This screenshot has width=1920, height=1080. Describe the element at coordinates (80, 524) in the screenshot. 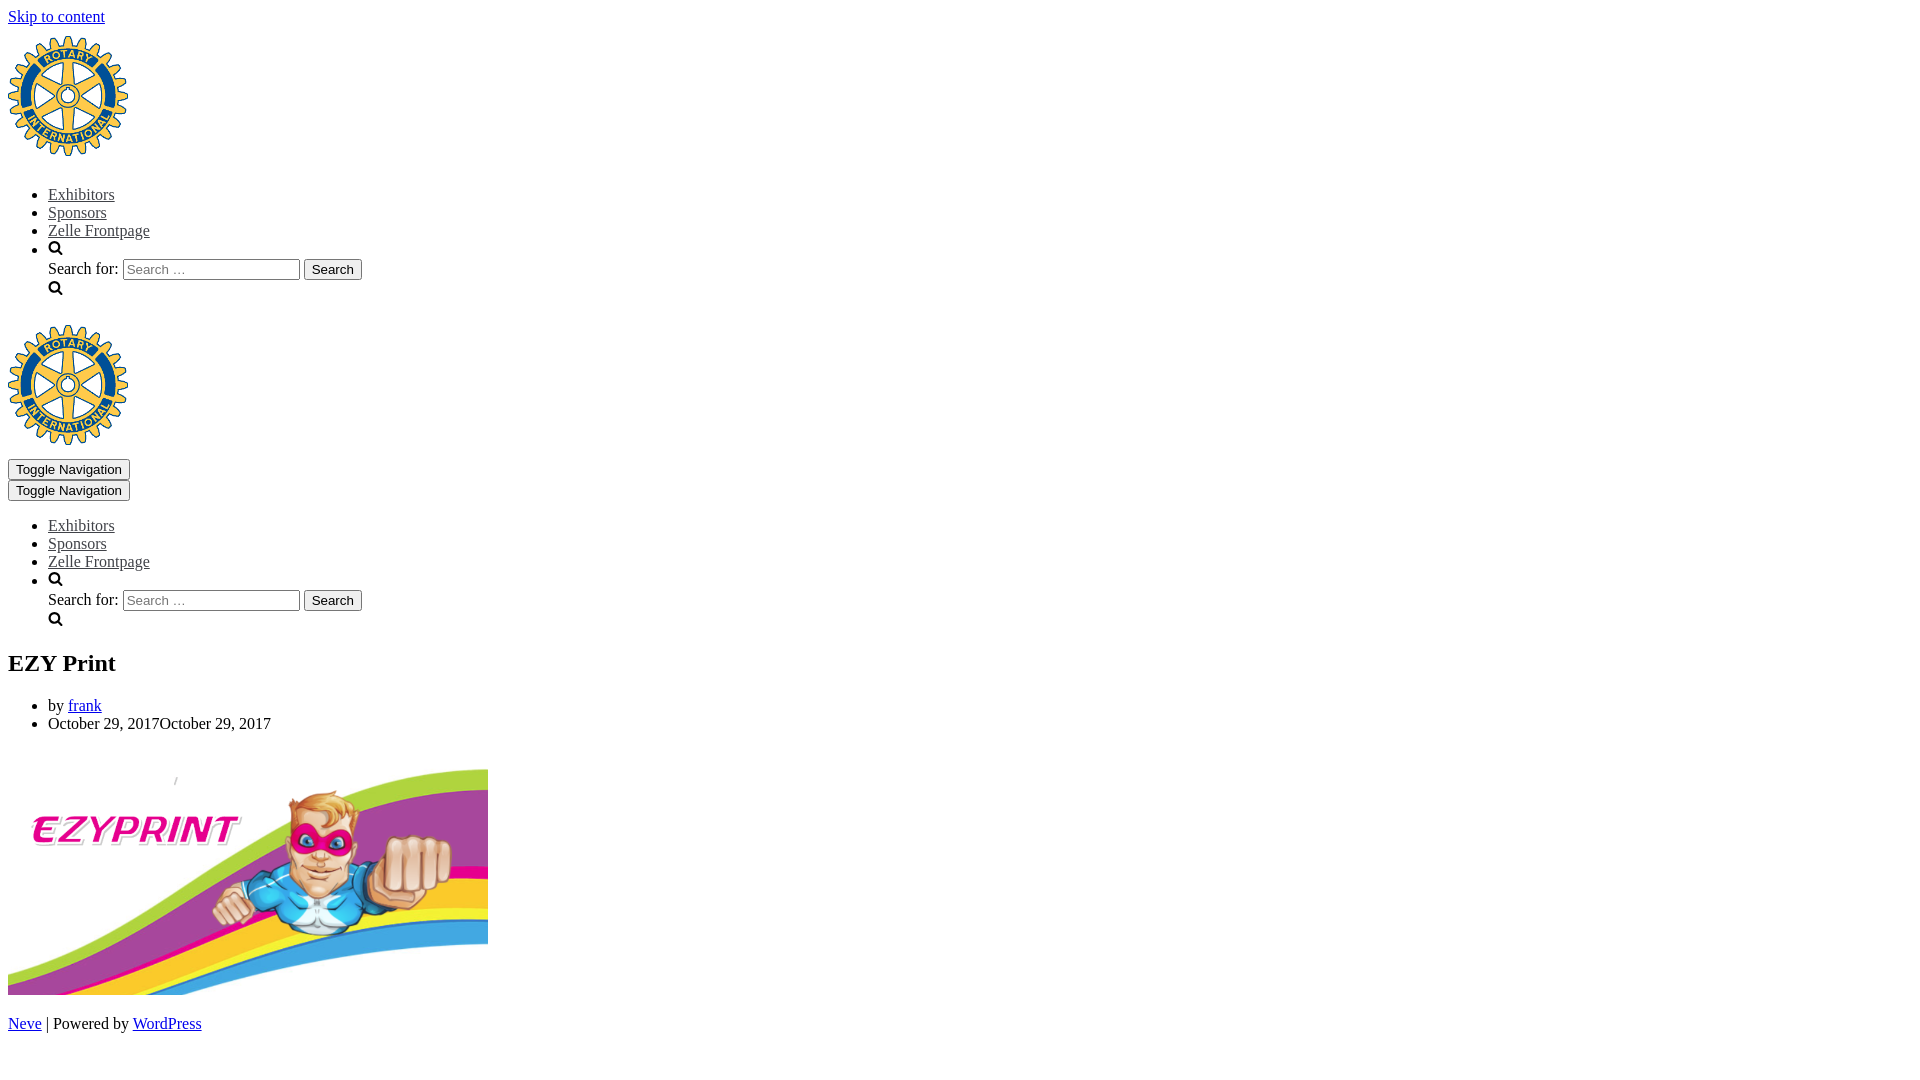

I see `'Exhibitors'` at that location.